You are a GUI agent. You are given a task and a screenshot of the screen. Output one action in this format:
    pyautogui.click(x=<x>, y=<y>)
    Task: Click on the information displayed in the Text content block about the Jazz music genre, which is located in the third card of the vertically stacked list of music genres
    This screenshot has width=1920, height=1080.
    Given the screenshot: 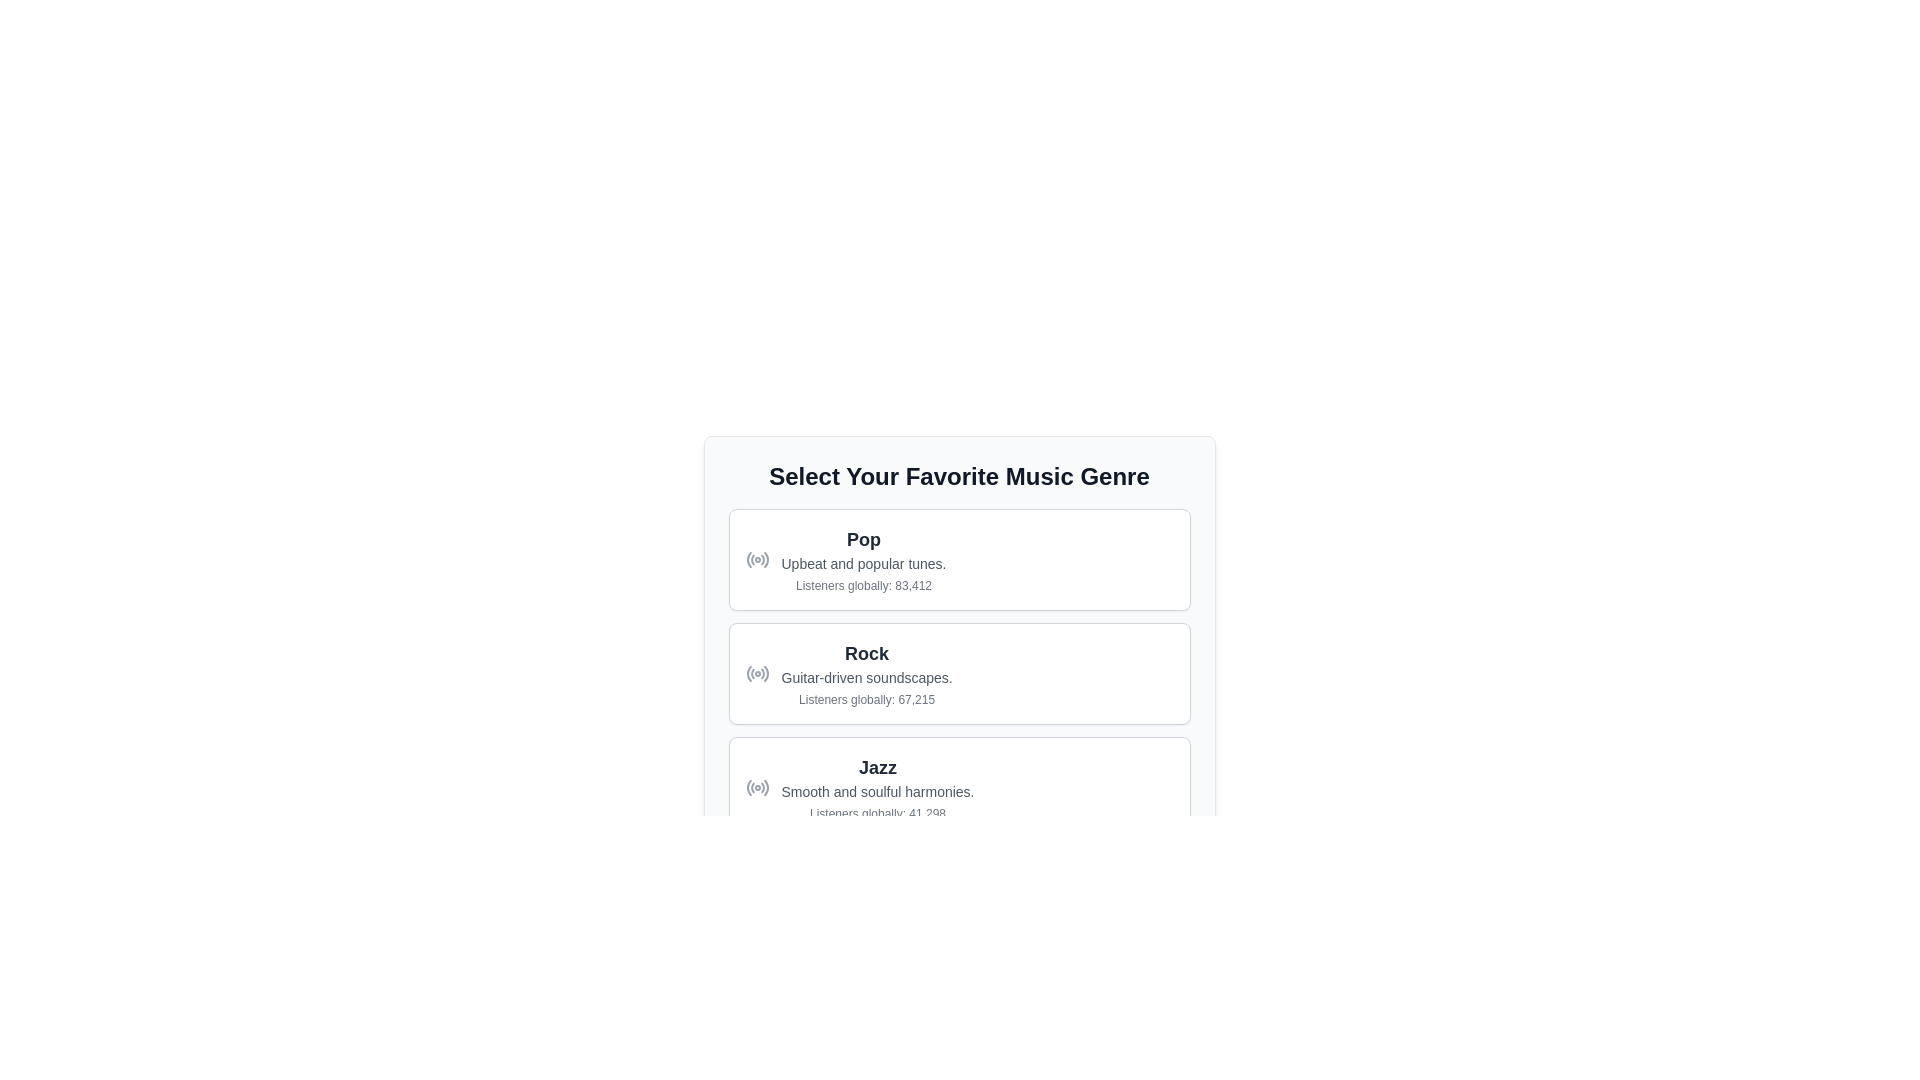 What is the action you would take?
    pyautogui.click(x=878, y=786)
    